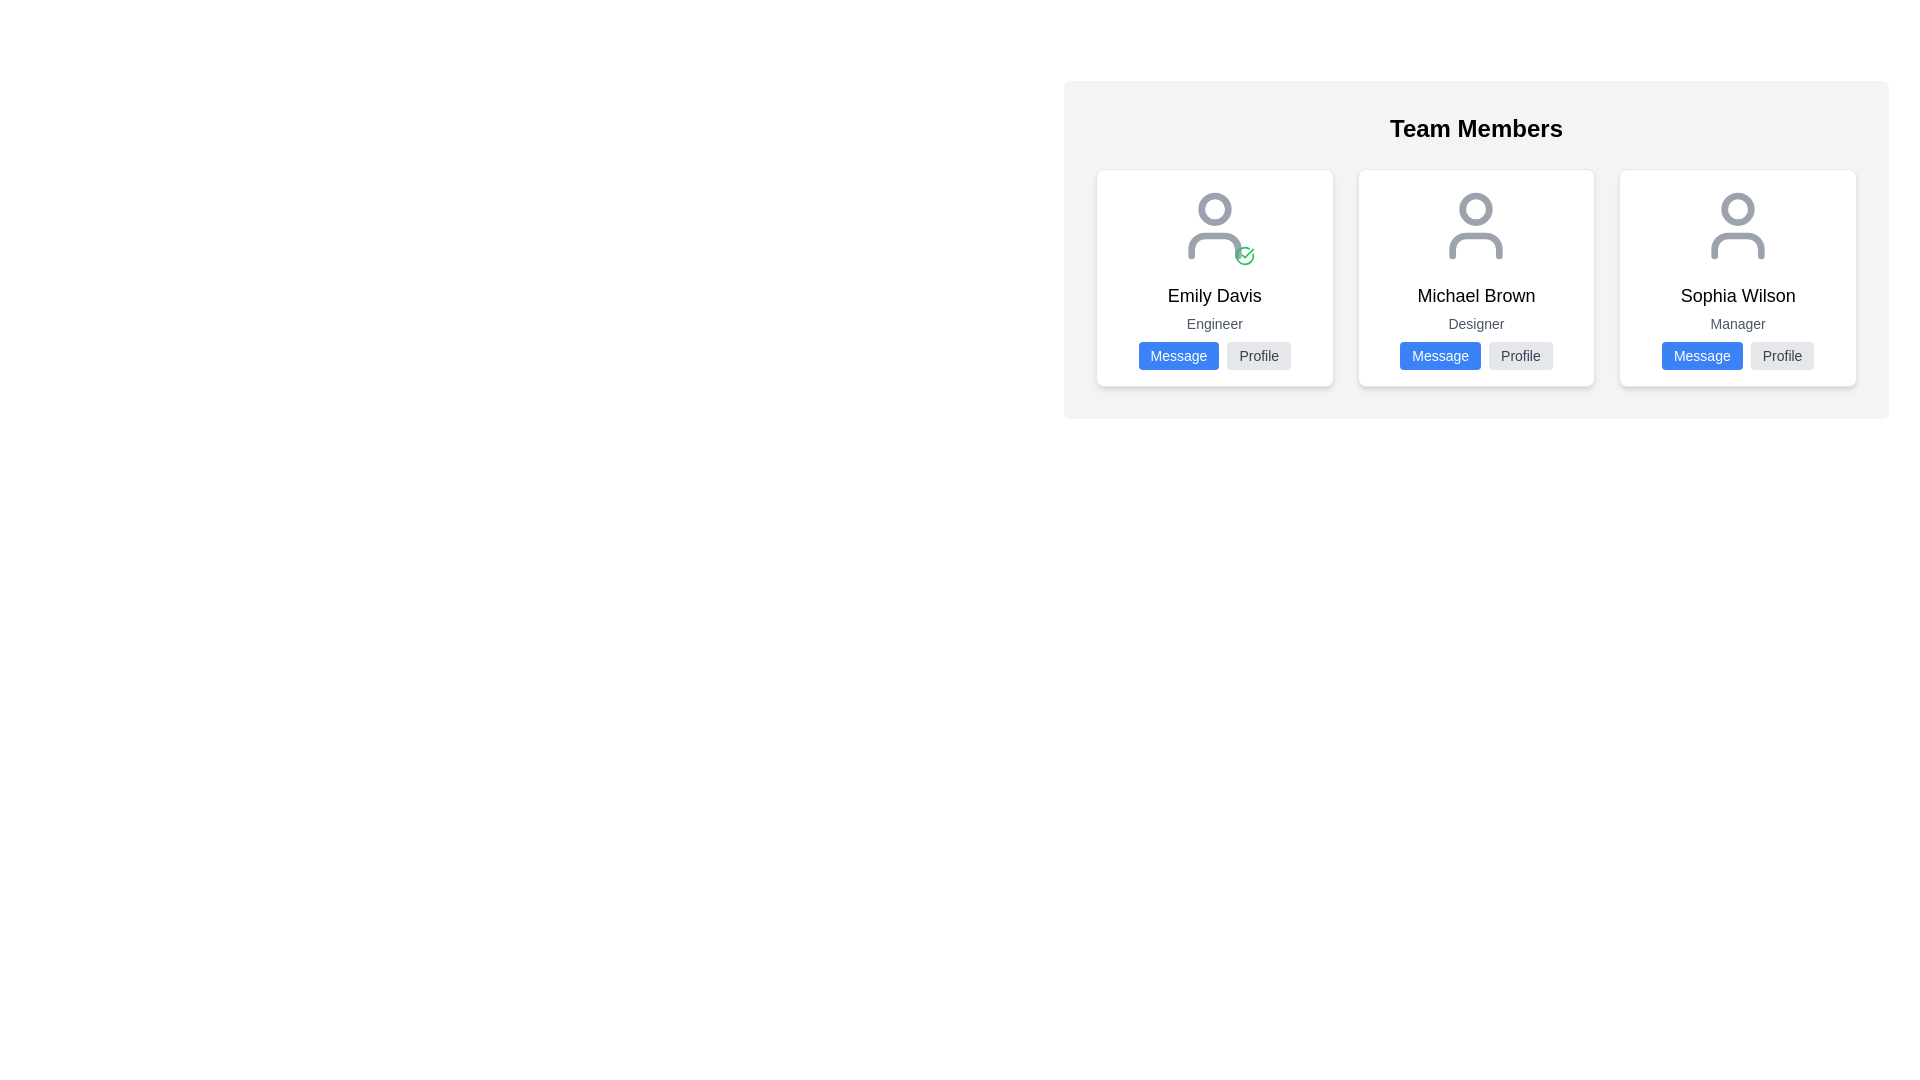  I want to click on the text label displaying 'Manager' located beneath 'Sophia Wilson' in the profile card layout, so click(1737, 323).